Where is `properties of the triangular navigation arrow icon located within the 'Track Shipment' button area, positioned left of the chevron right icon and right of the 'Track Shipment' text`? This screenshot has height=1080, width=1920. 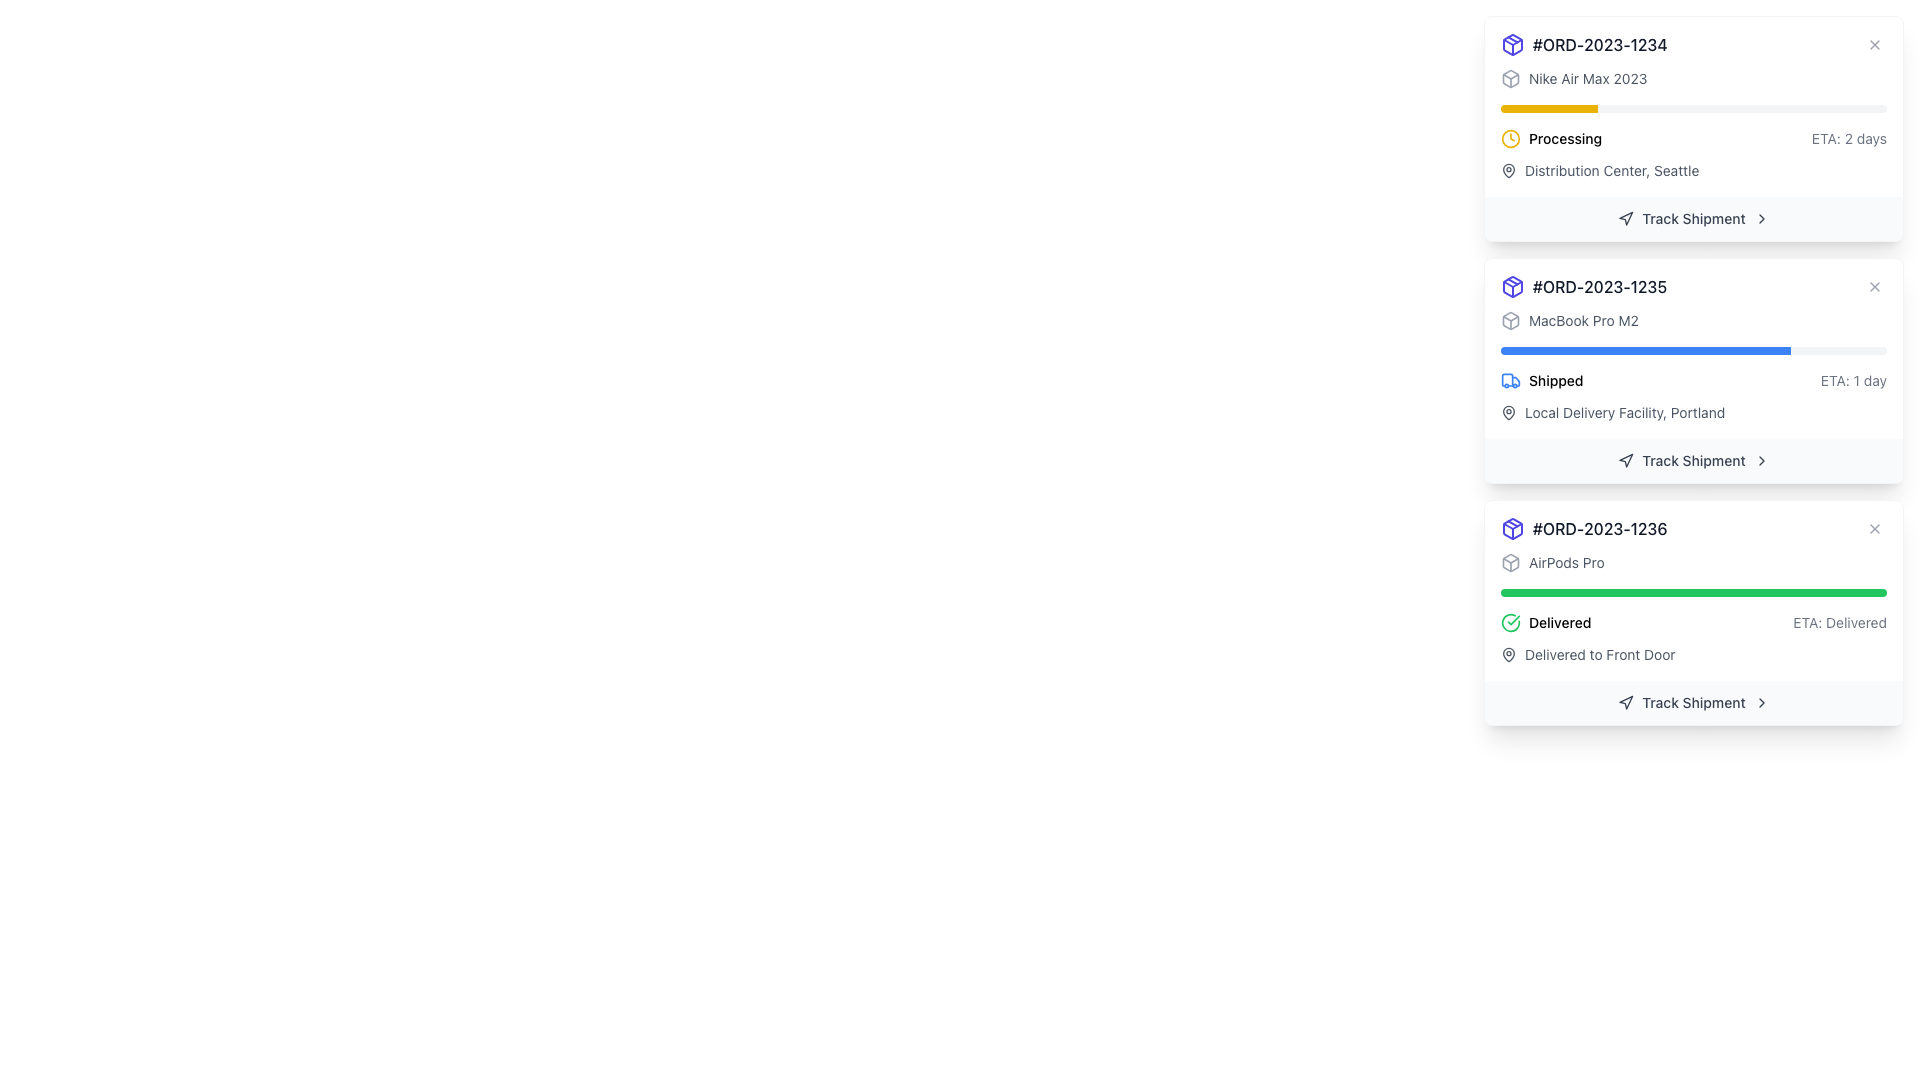 properties of the triangular navigation arrow icon located within the 'Track Shipment' button area, positioned left of the chevron right icon and right of the 'Track Shipment' text is located at coordinates (1626, 219).